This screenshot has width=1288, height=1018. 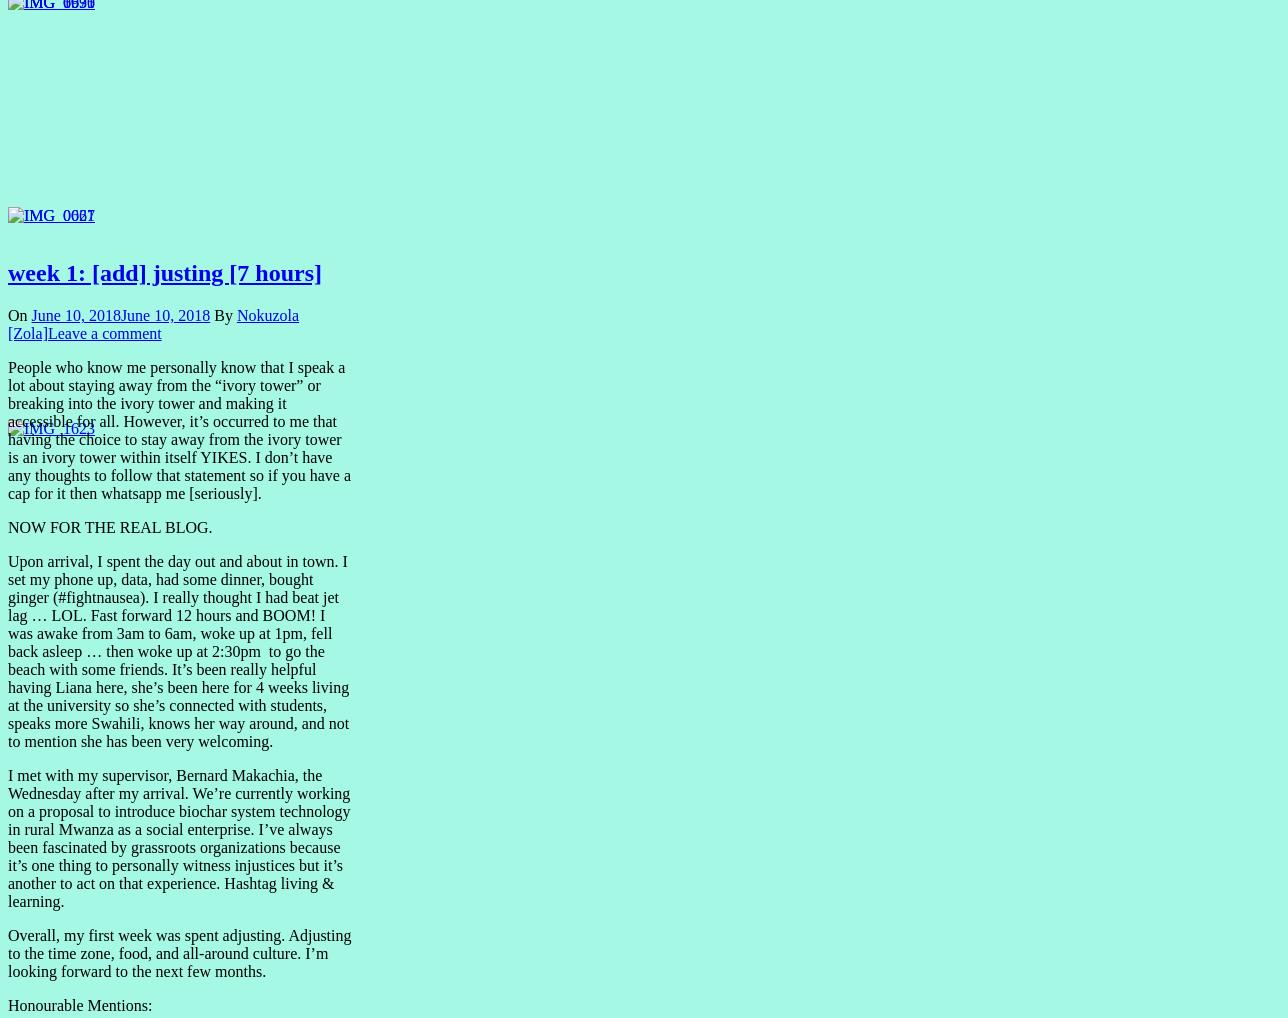 I want to click on 'Upon arrival, I spent the day out and about in town. I set my phone up, data, had some dinner, bought ginger (#fightnausea). I really thought I had beat jet lag … LOL. Fast forward 12 hours and BOOM! I was awake from 3am to 6am, woke up at 1pm, fell back asleep … then woke up at 2:30pm  to go the beach with some friends. It’s been really helpful having Liana here, she’s been here for 4 weeks living at the university so she’s connected with students, speaks more Swahili, knows her way around, and not to mention she has been very welcoming.', so click(x=178, y=650).